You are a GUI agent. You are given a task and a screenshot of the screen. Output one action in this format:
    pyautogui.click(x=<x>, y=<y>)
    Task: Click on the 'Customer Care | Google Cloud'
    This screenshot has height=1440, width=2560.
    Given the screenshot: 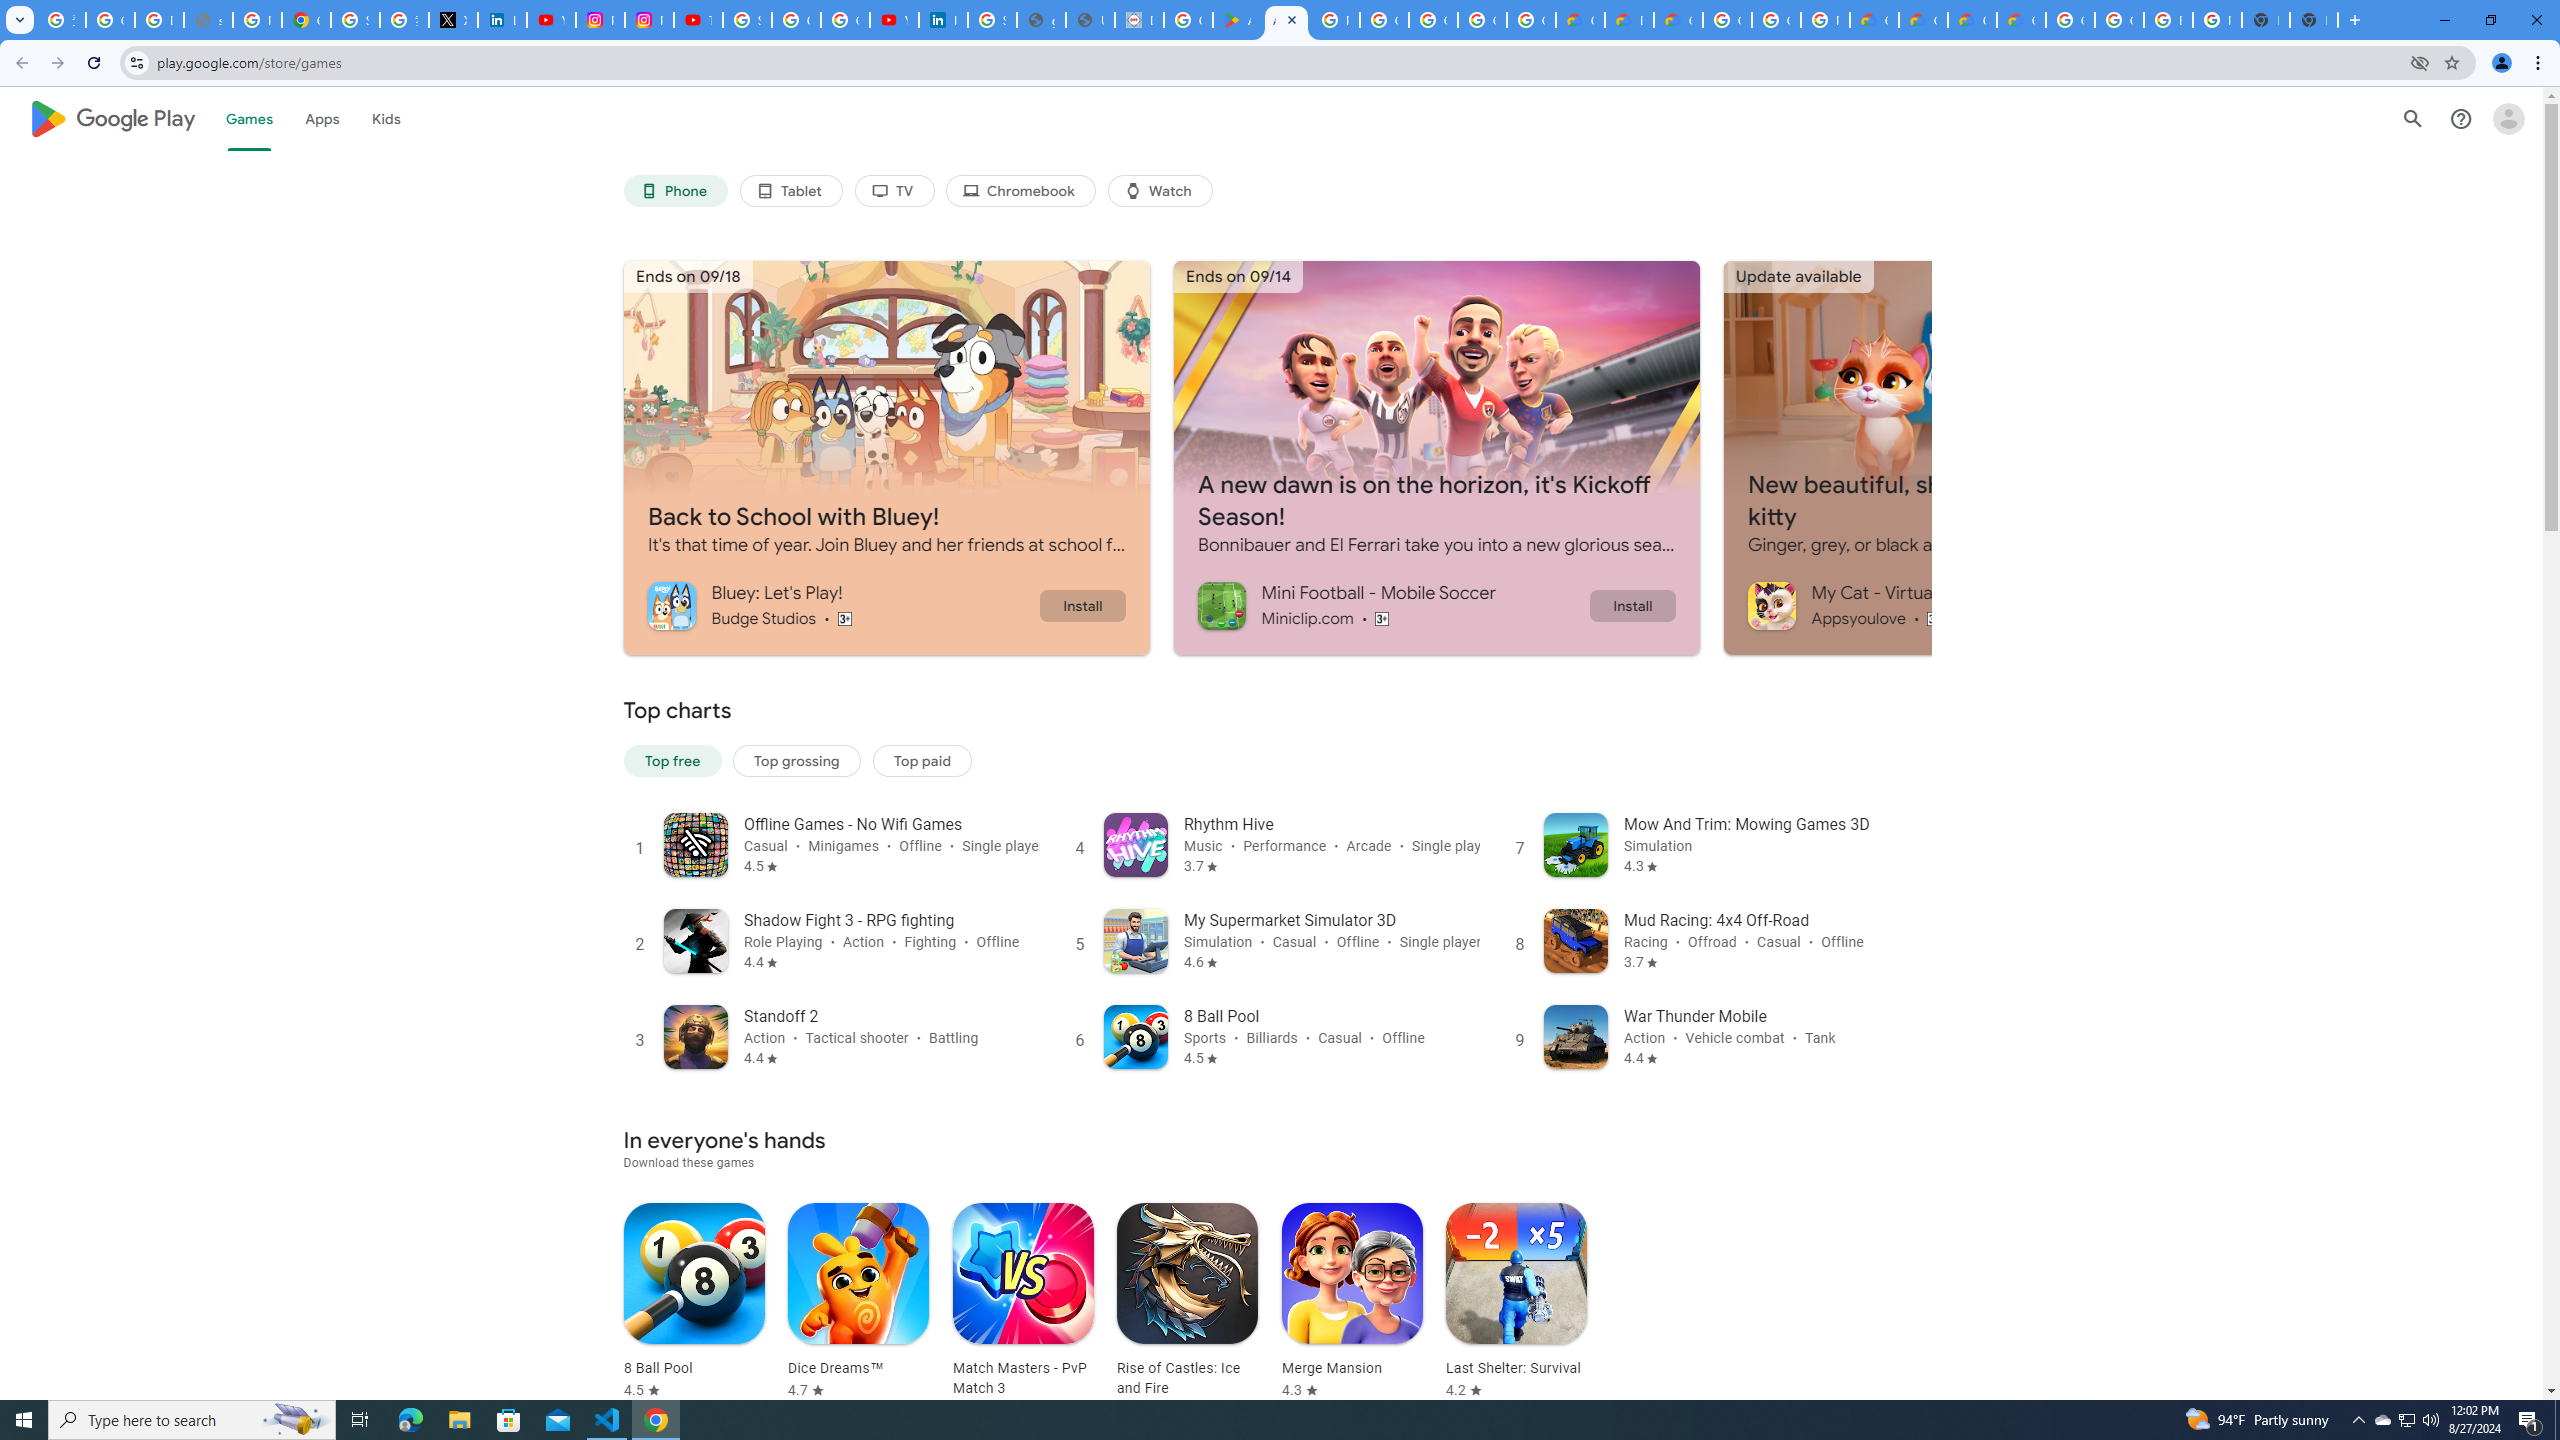 What is the action you would take?
    pyautogui.click(x=1872, y=19)
    